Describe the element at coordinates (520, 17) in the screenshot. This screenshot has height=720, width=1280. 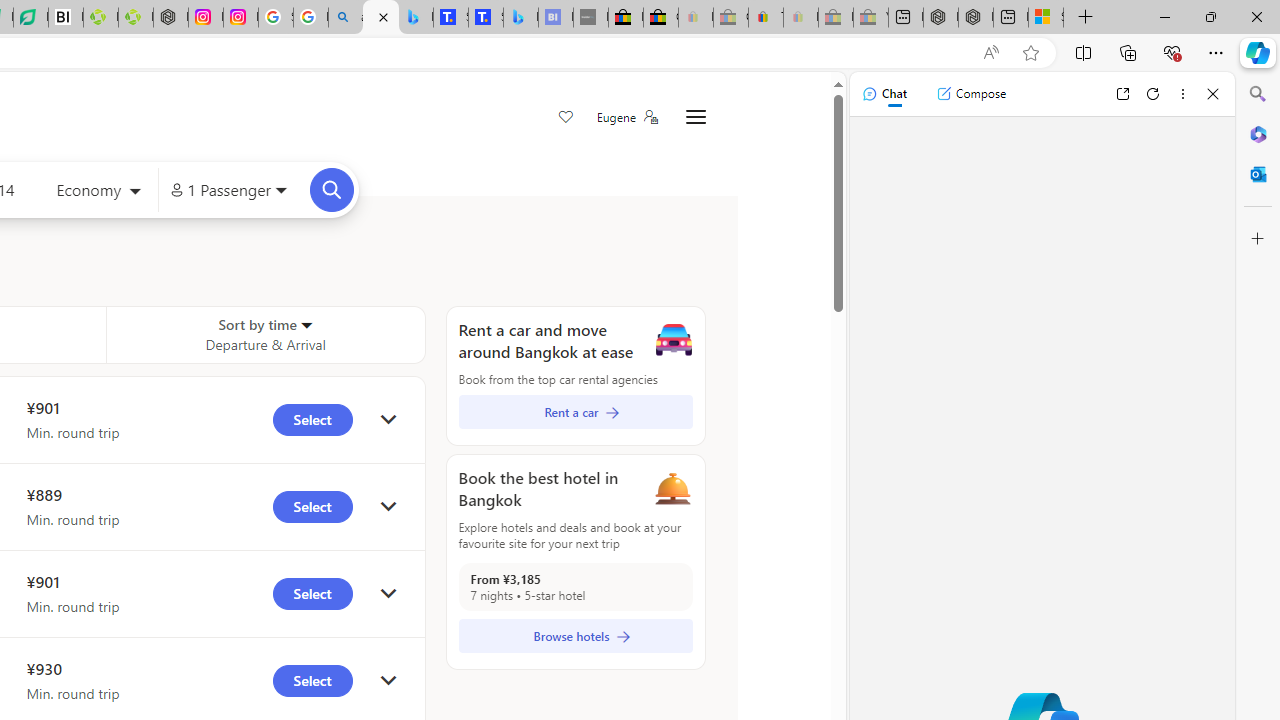
I see `'Microsoft Bing Travel - Shangri-La Hotel Bangkok'` at that location.